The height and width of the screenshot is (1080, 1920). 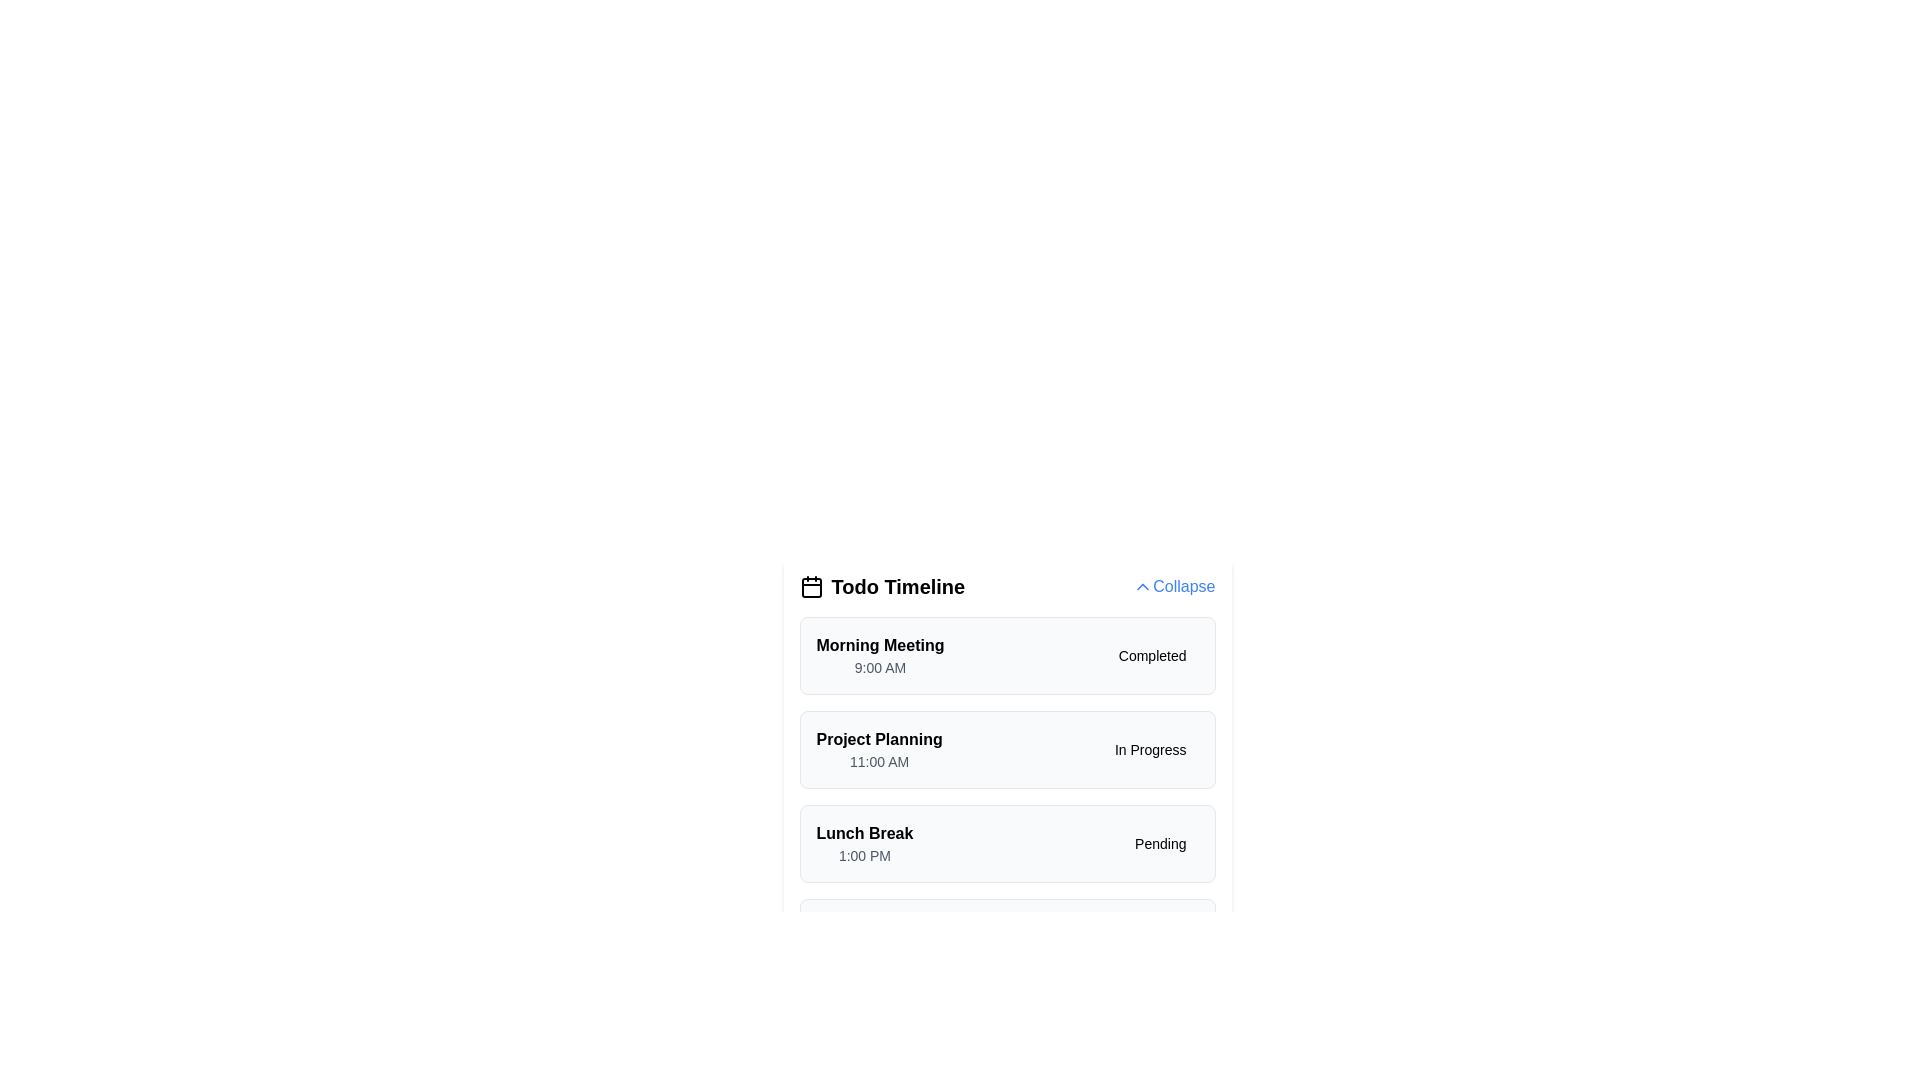 What do you see at coordinates (1007, 655) in the screenshot?
I see `the 'Morning Meeting' informational card` at bounding box center [1007, 655].